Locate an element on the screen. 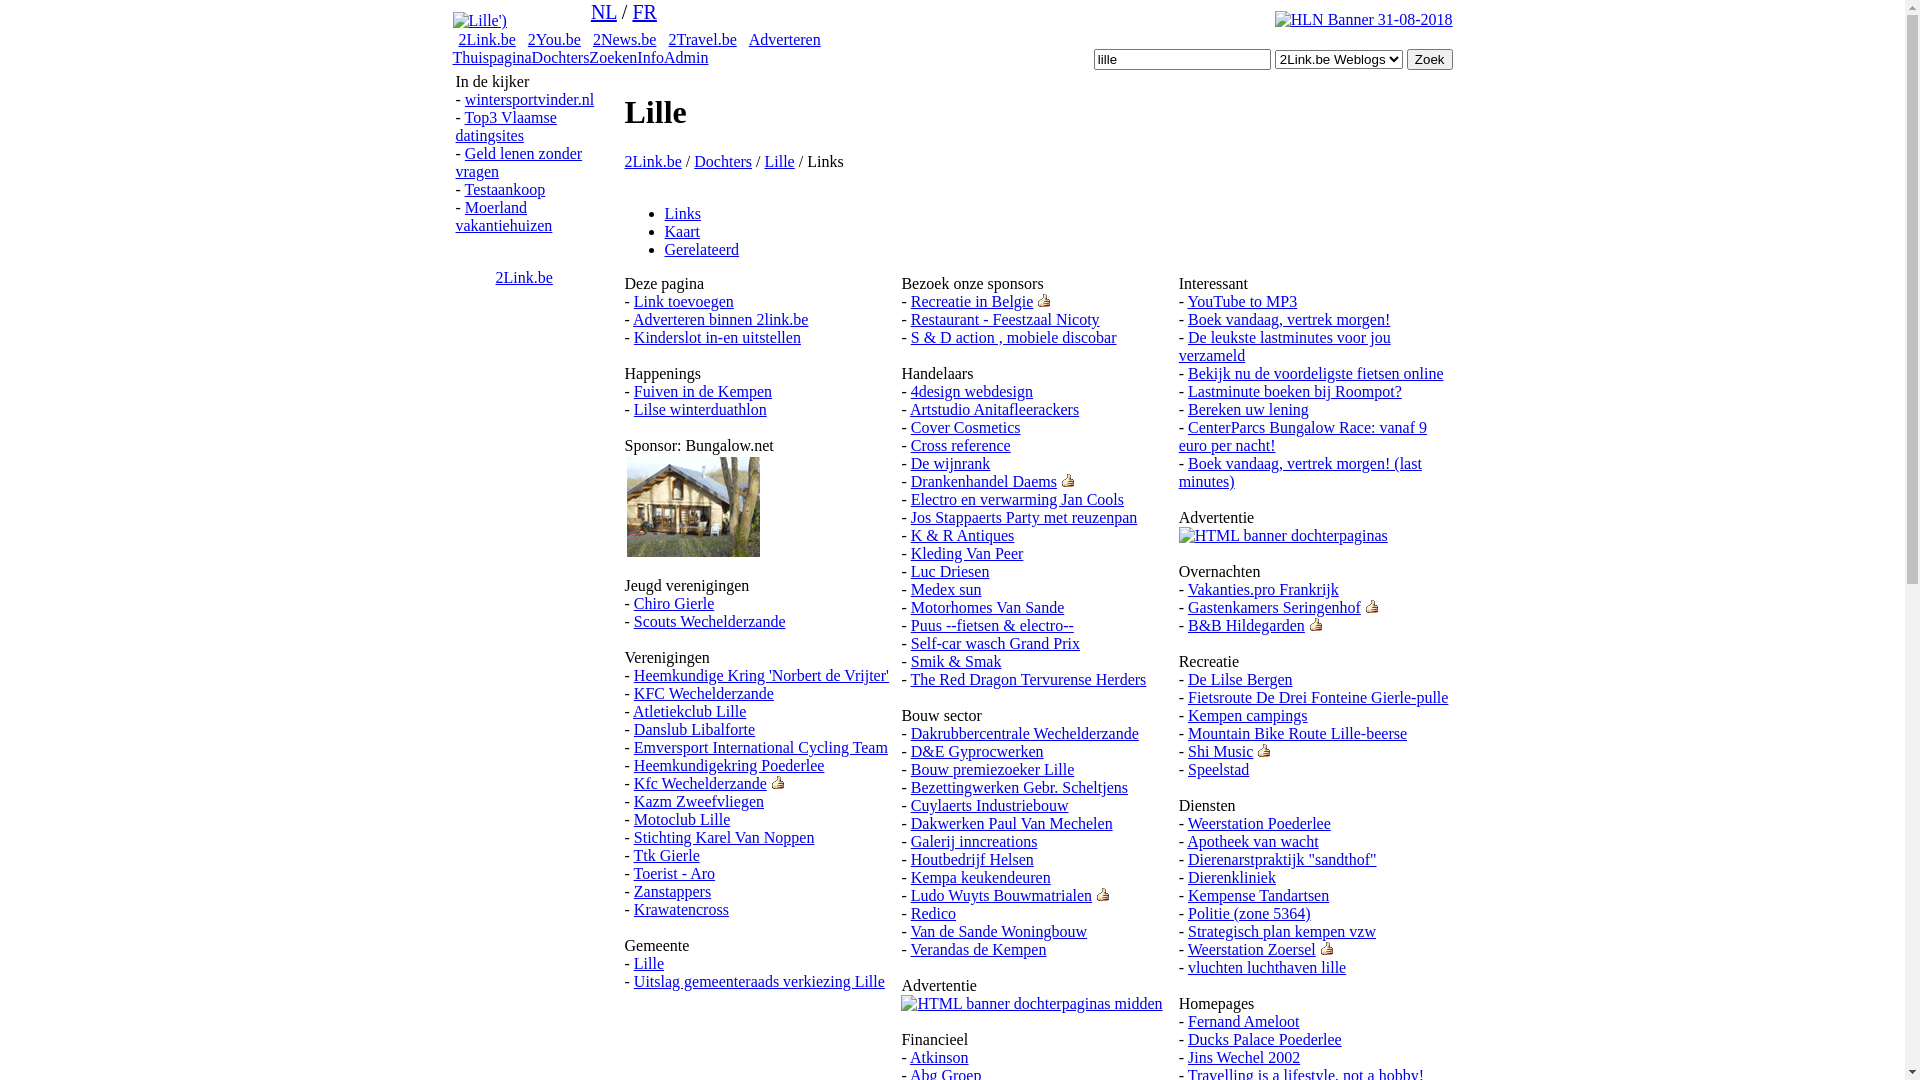 The height and width of the screenshot is (1080, 1920). 'Recreatie in Belgie' is located at coordinates (972, 301).